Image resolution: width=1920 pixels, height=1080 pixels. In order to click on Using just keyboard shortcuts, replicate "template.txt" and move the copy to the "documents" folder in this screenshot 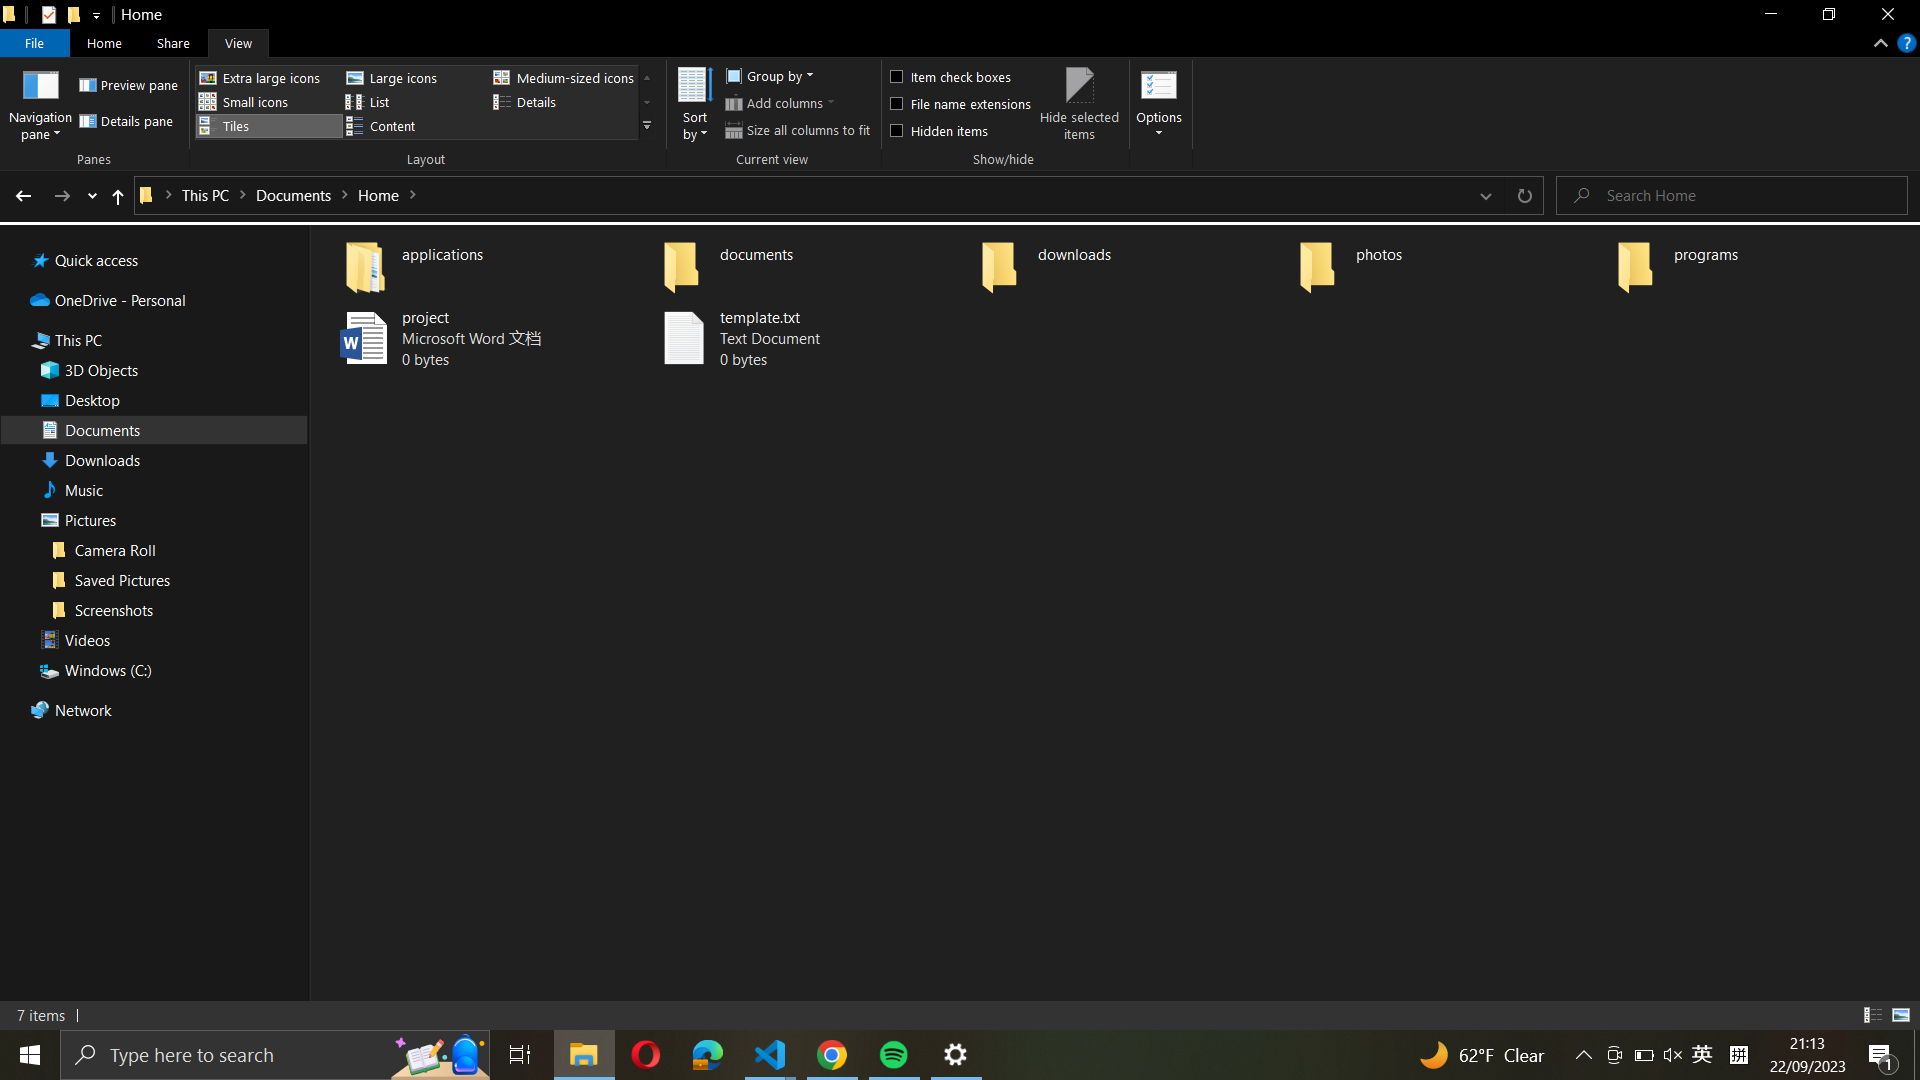, I will do `click(811, 339)`.